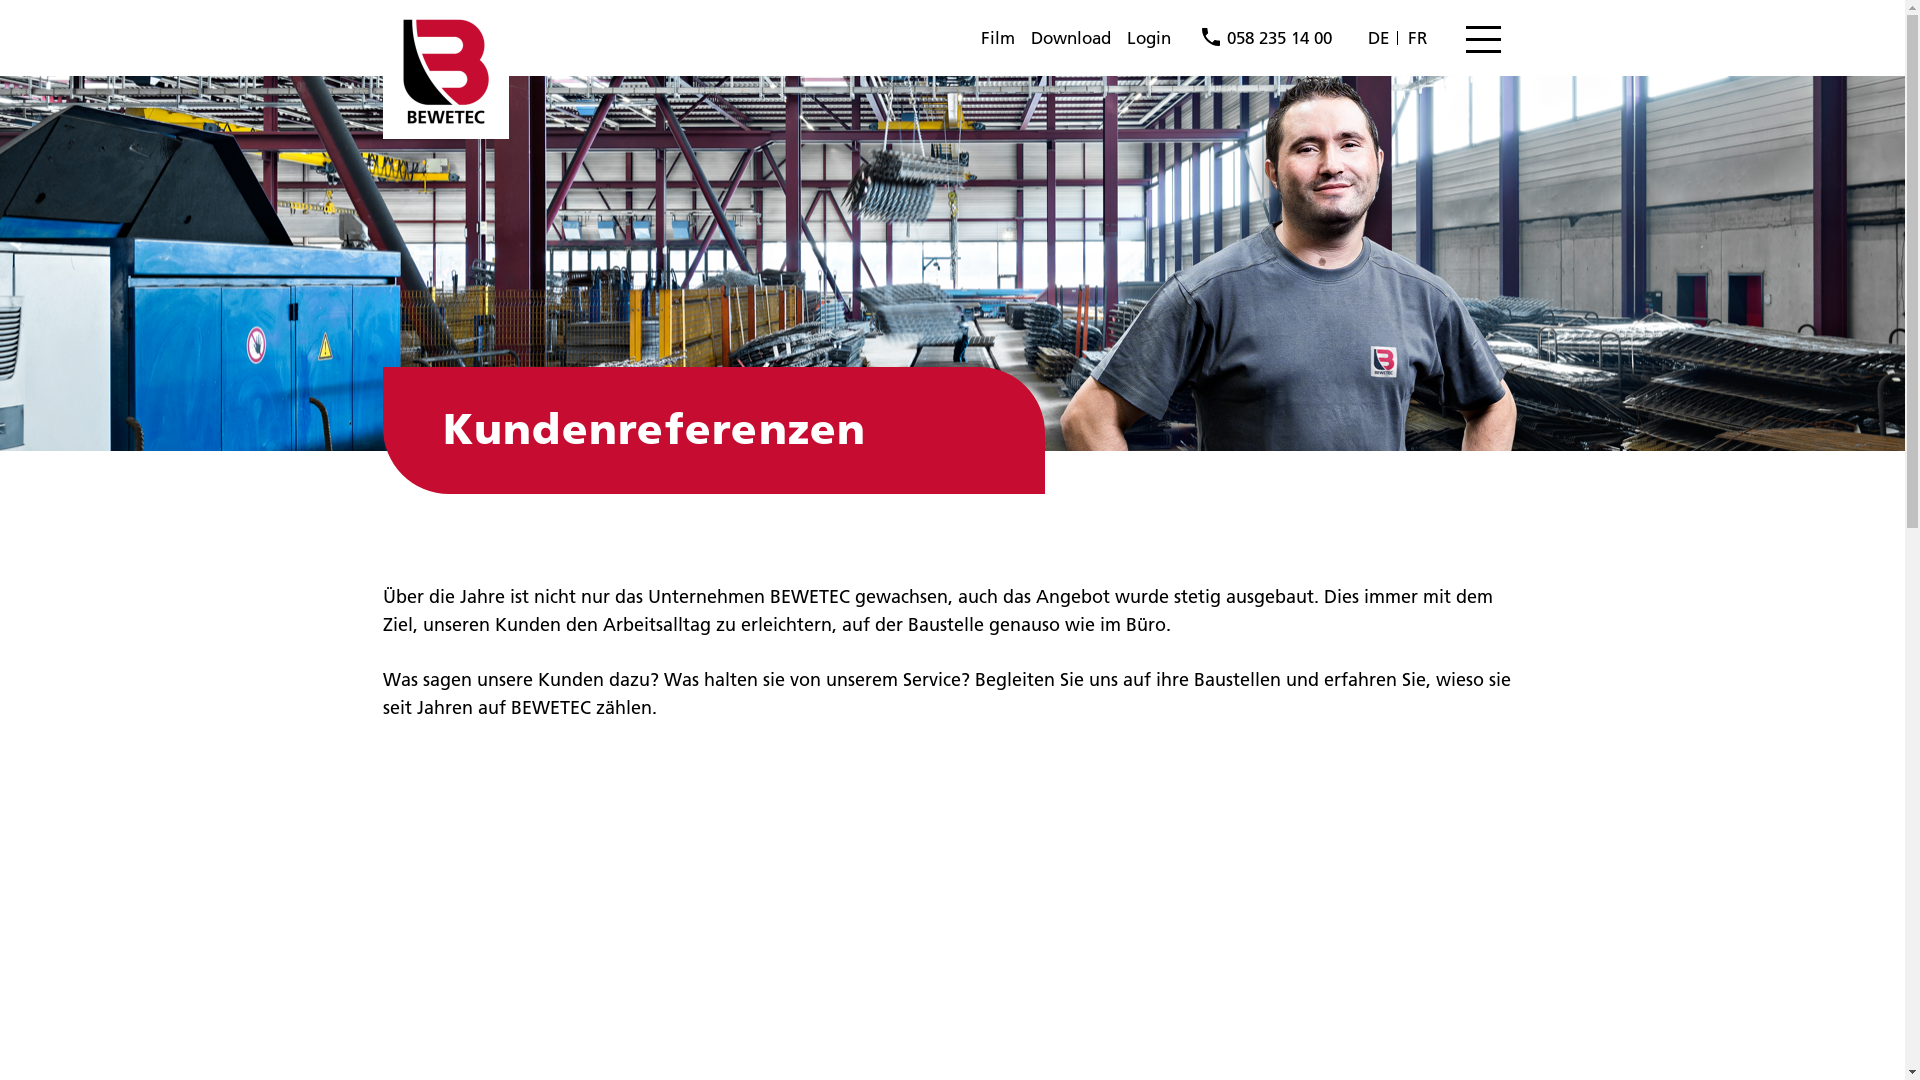 The height and width of the screenshot is (1080, 1920). What do you see at coordinates (1069, 38) in the screenshot?
I see `'Download'` at bounding box center [1069, 38].